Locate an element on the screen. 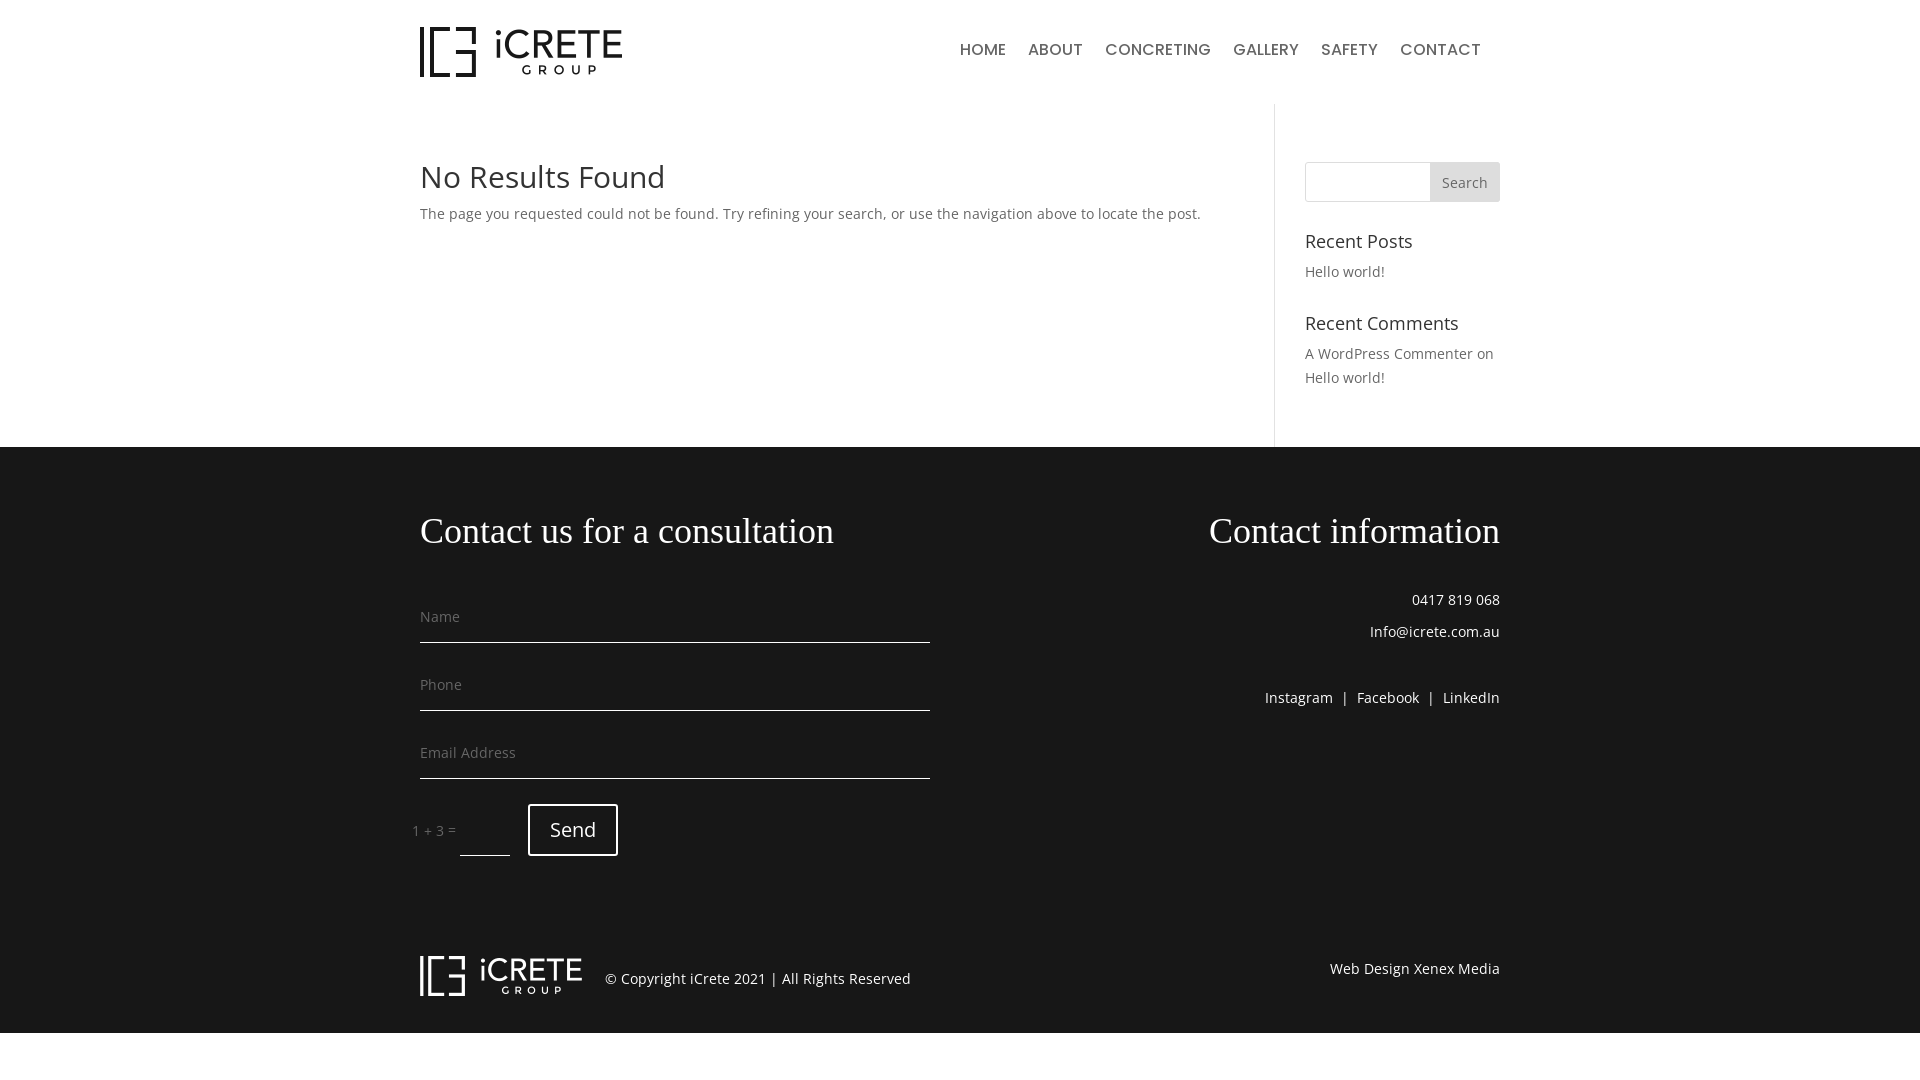 This screenshot has height=1080, width=1920. 'Hello world!' is located at coordinates (1305, 271).